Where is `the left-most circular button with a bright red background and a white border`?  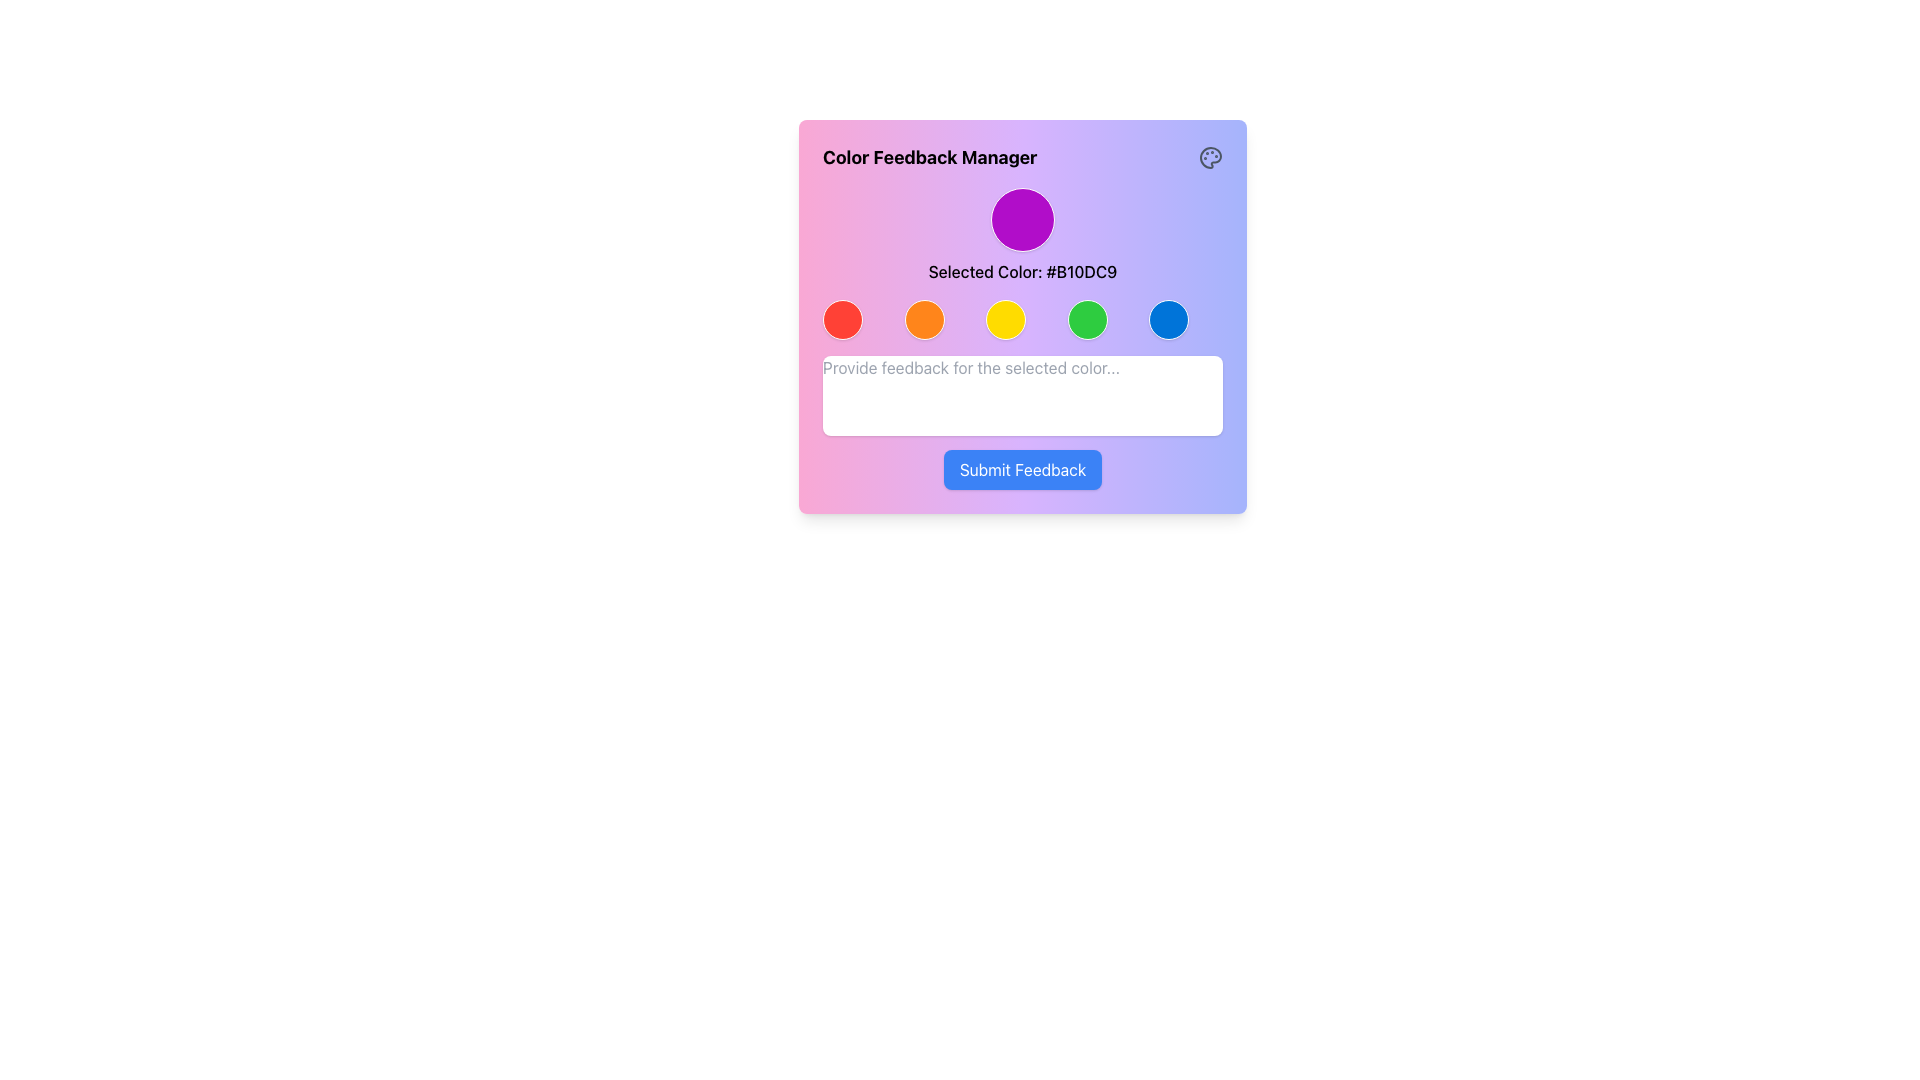
the left-most circular button with a bright red background and a white border is located at coordinates (843, 319).